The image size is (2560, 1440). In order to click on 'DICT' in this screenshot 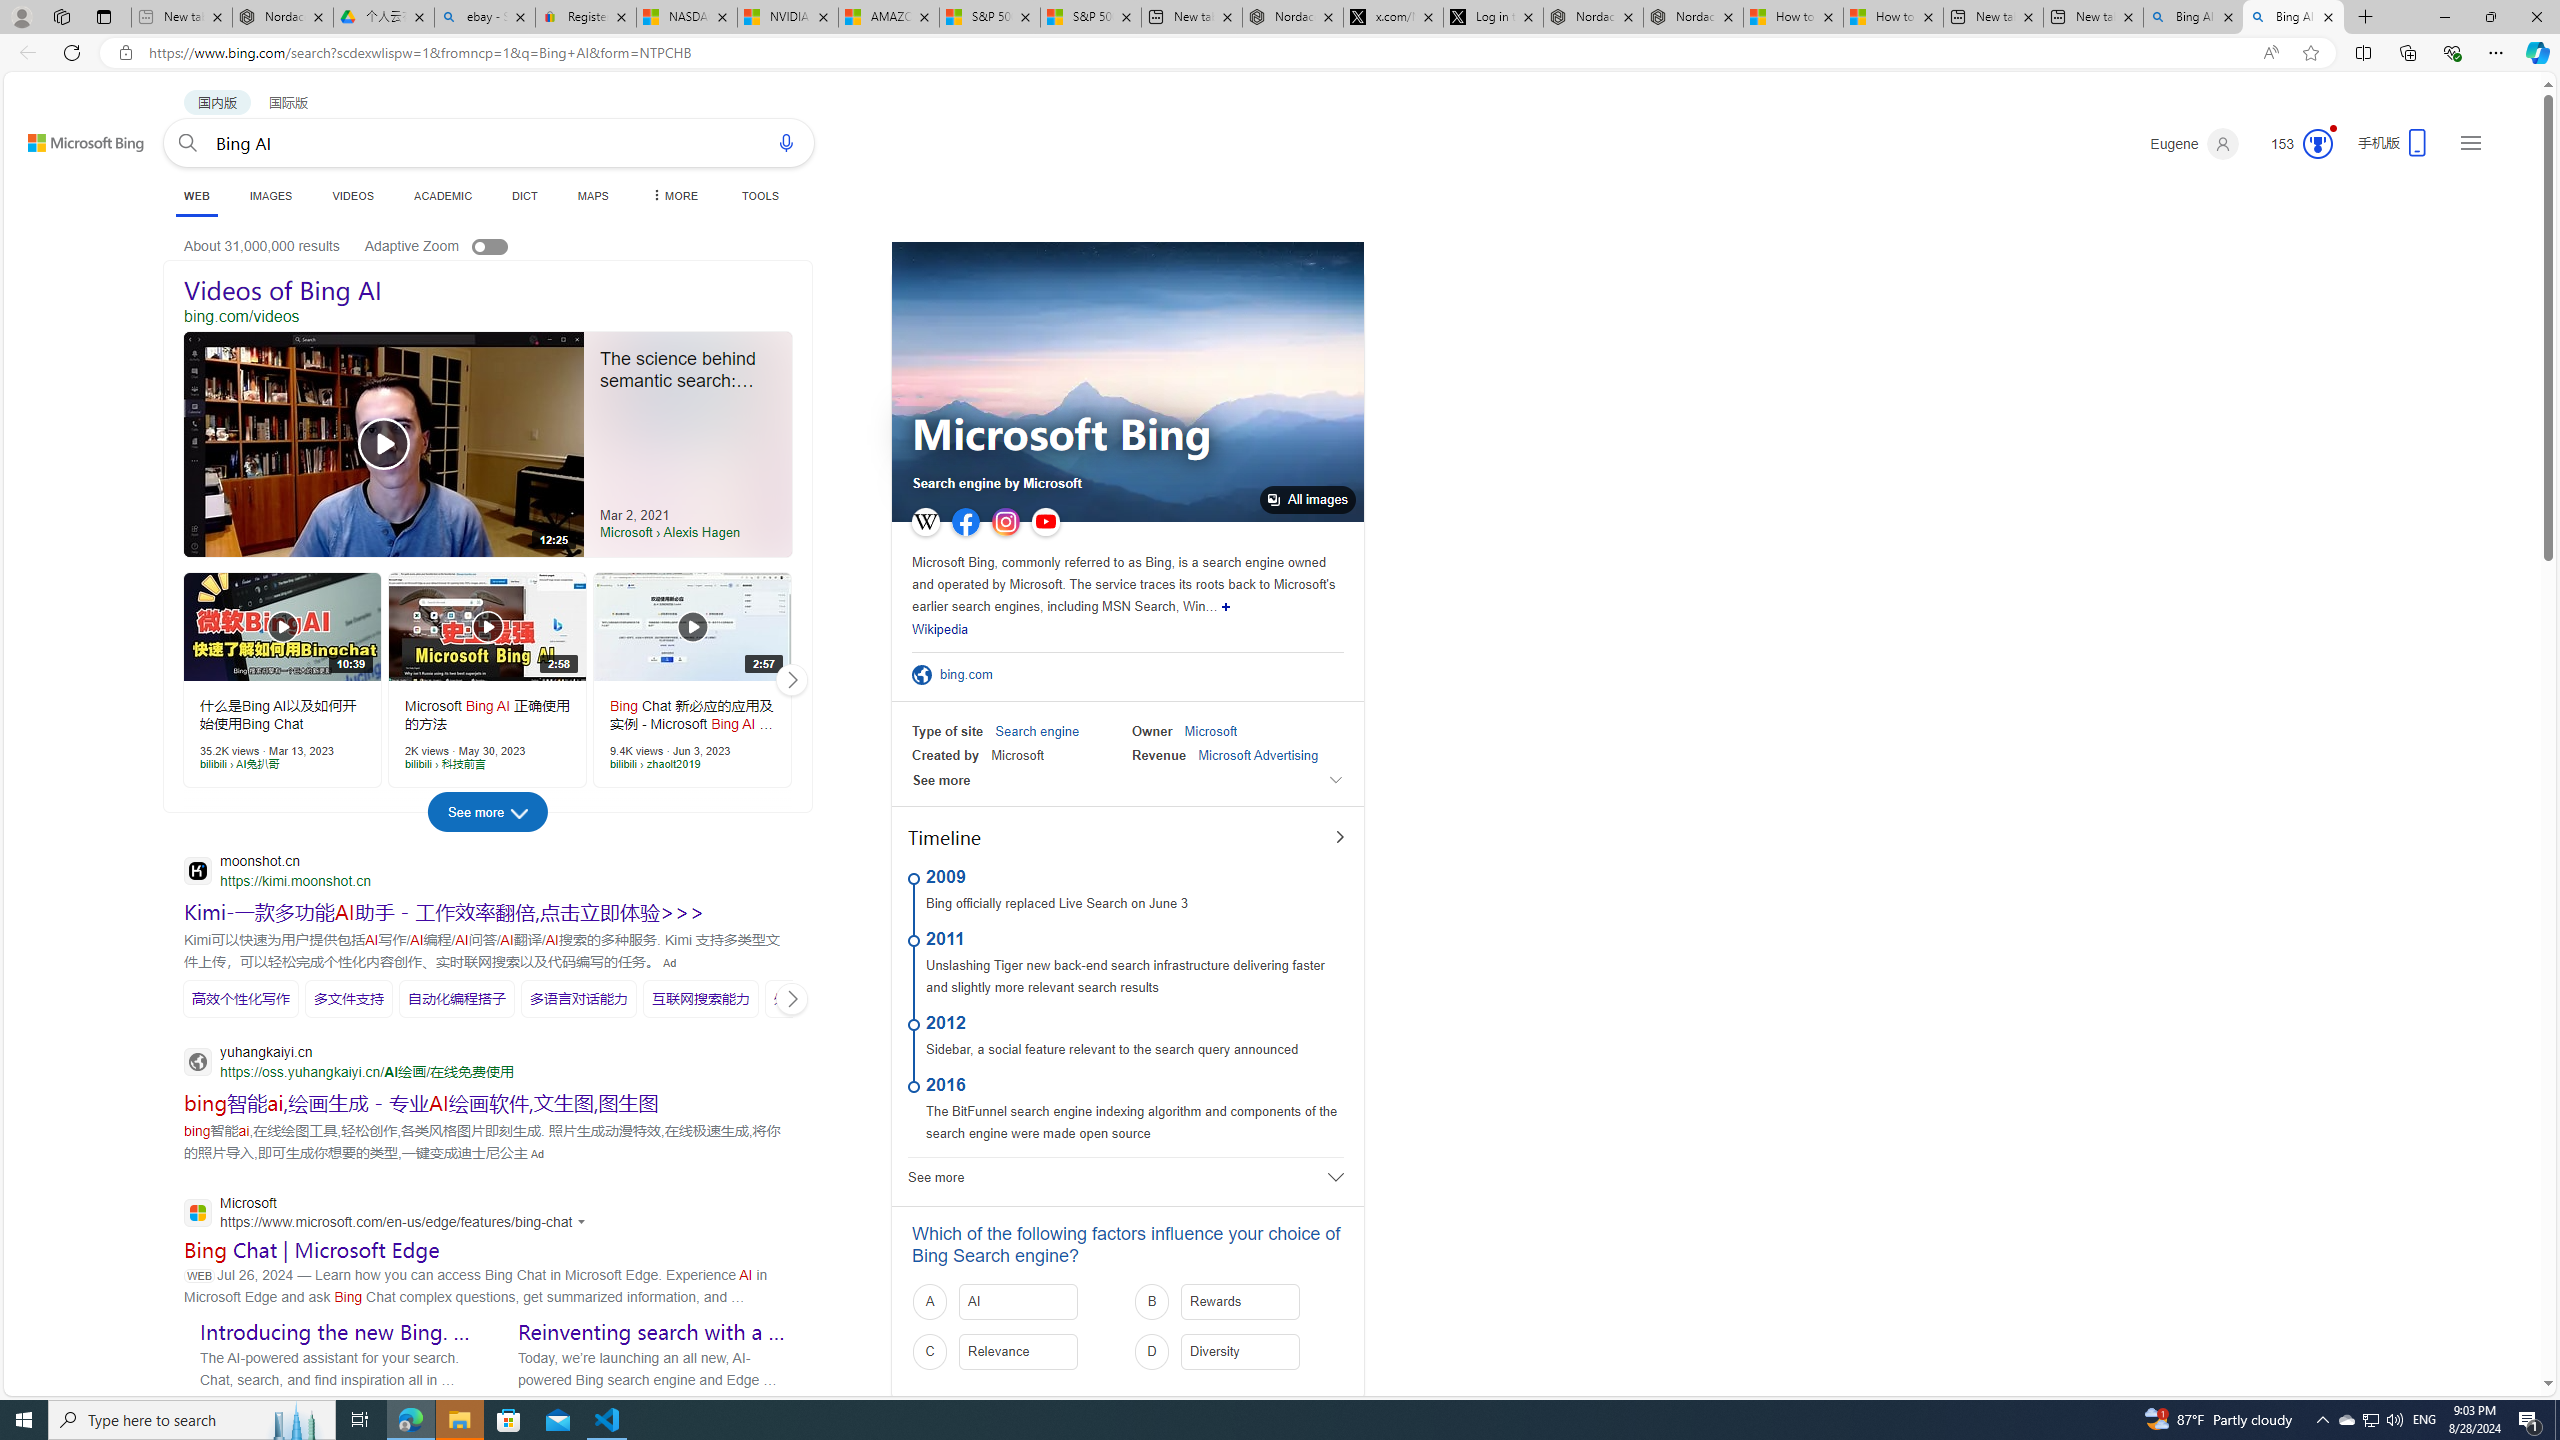, I will do `click(523, 195)`.